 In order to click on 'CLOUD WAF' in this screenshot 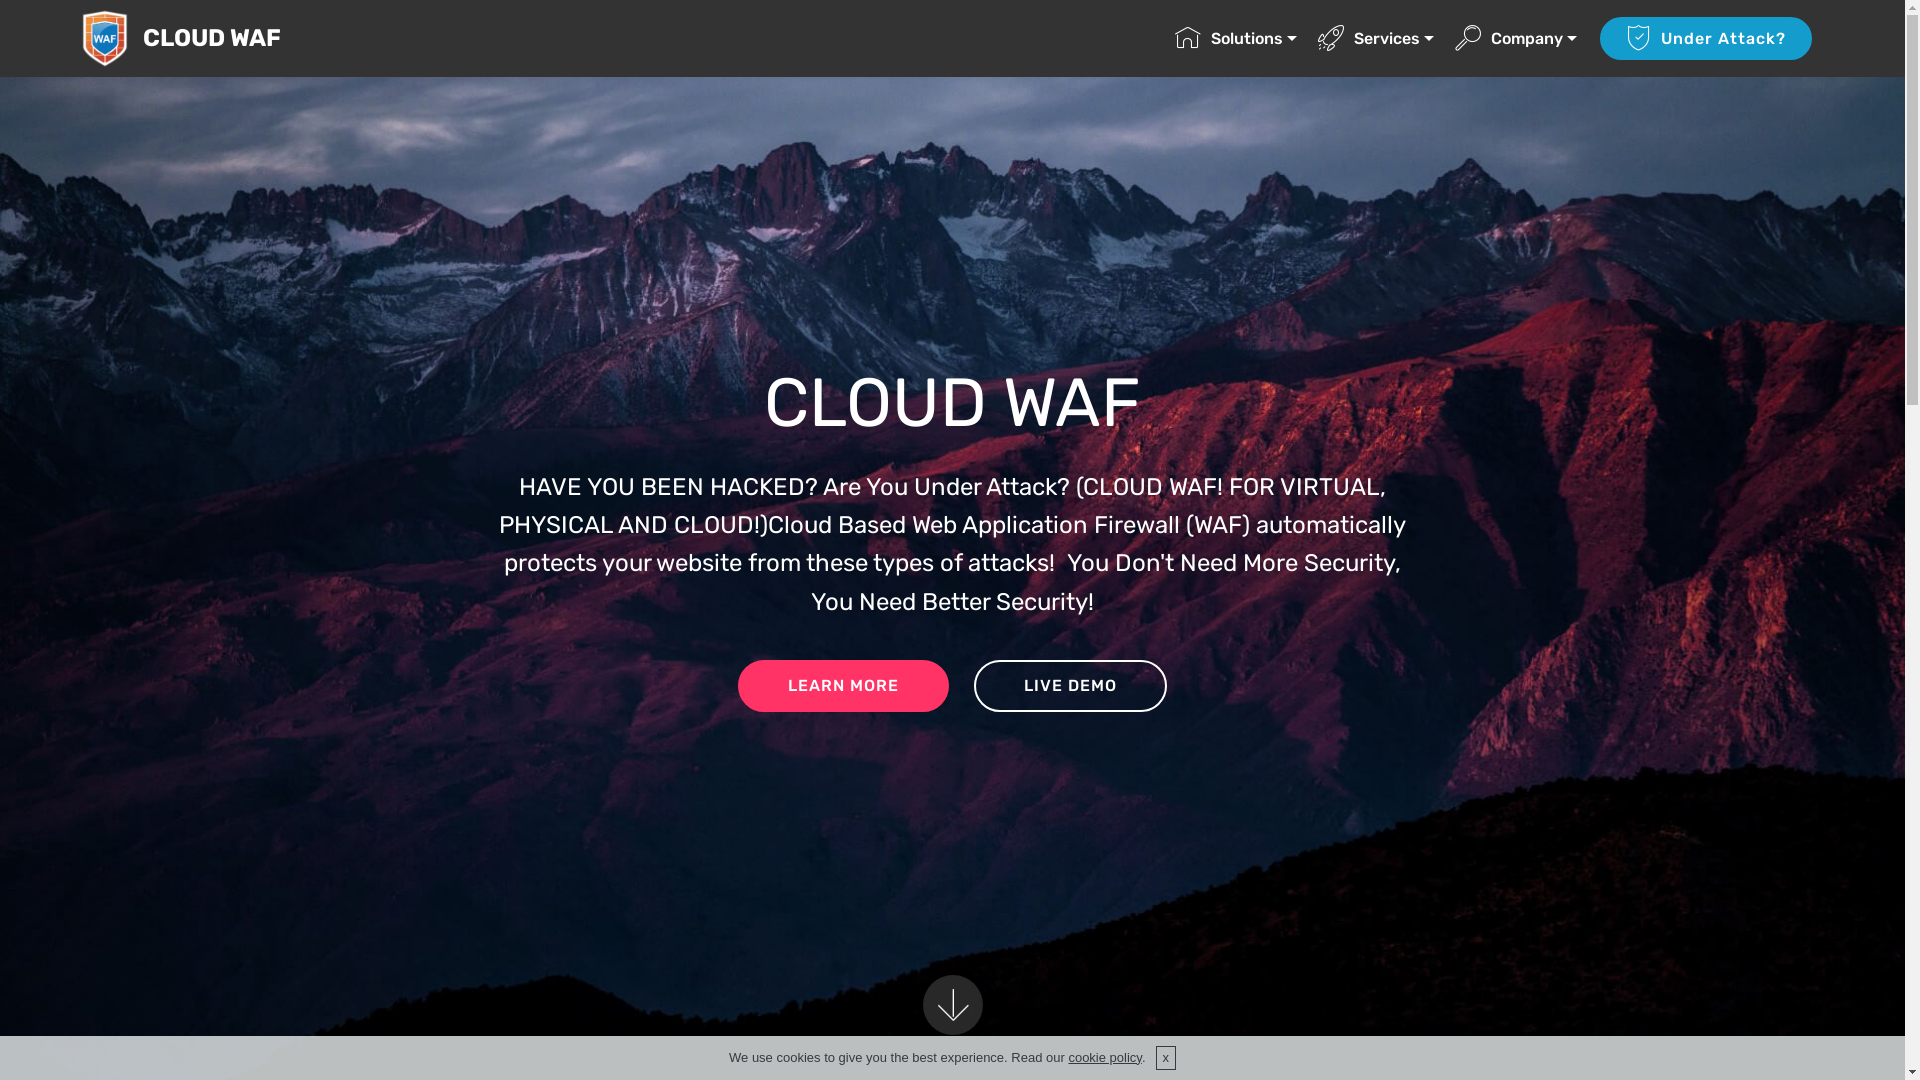, I will do `click(227, 38)`.